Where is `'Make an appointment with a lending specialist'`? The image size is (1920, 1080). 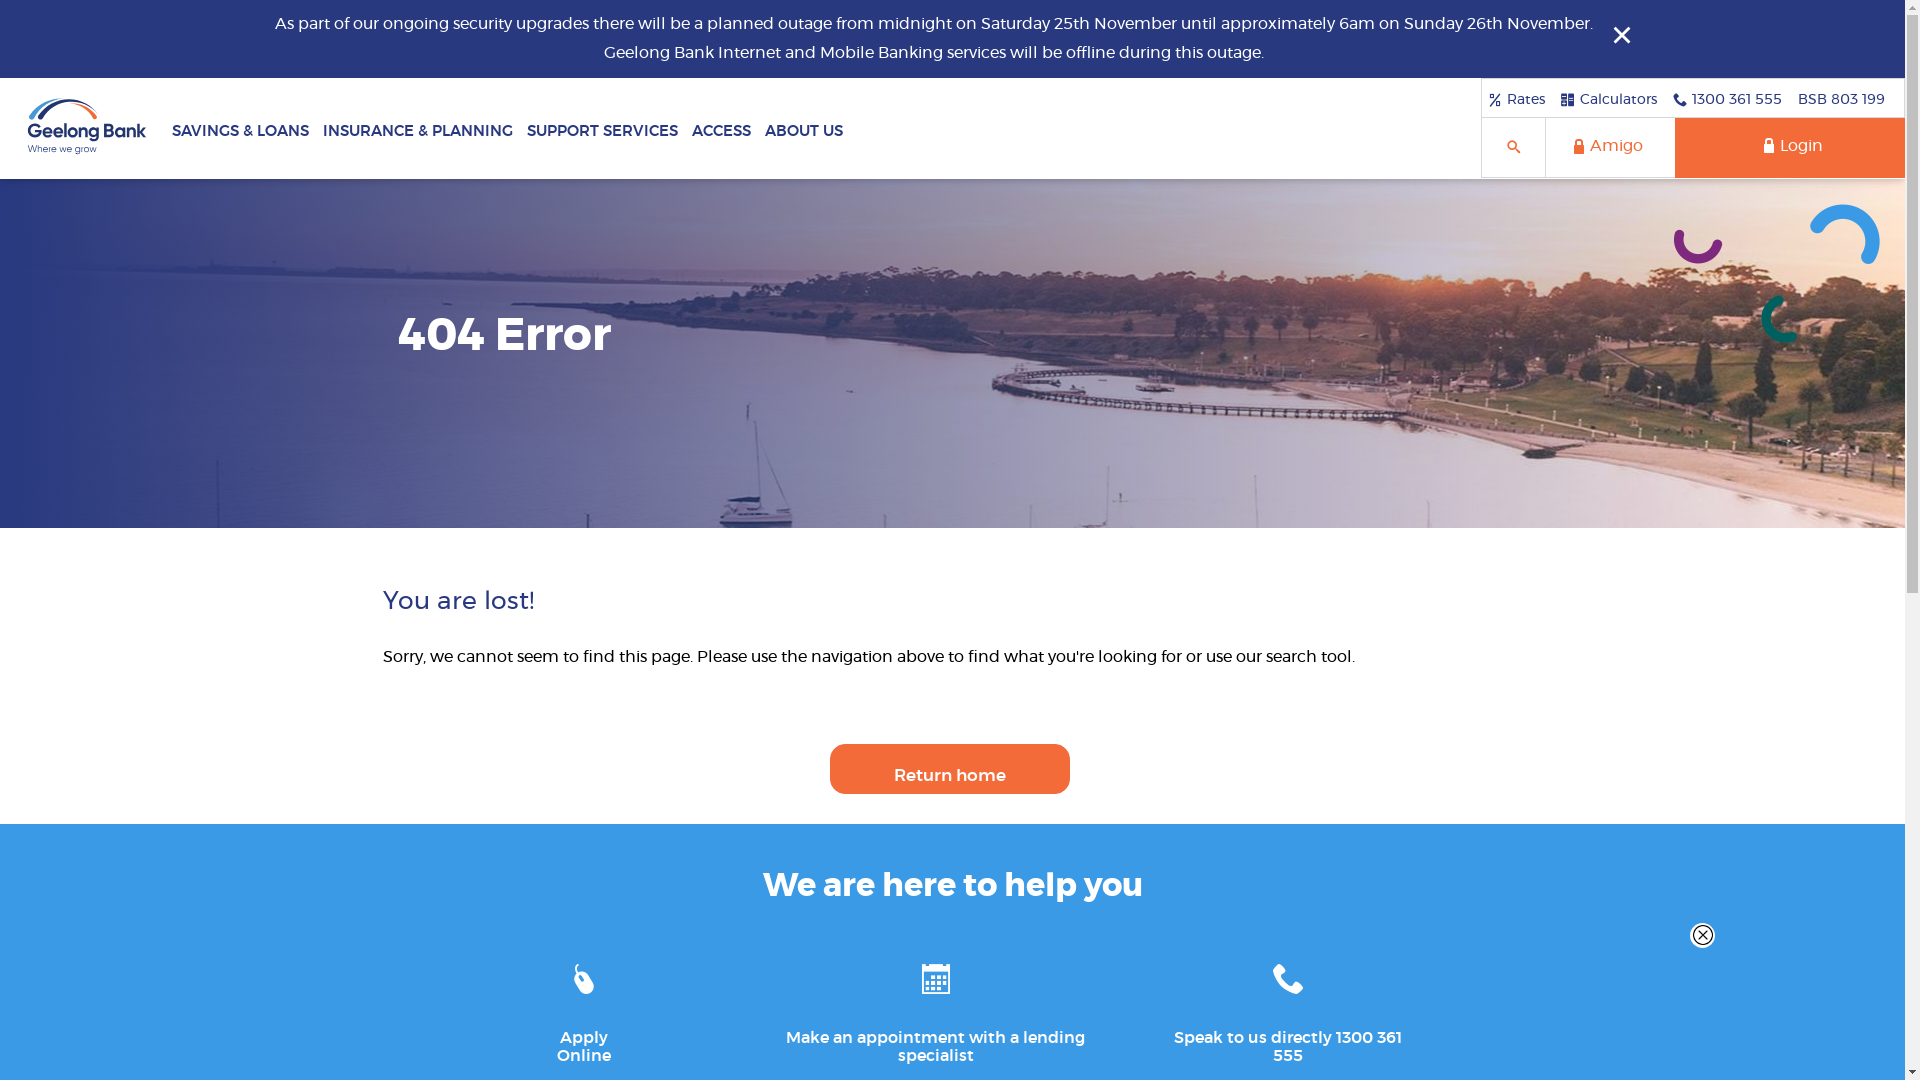 'Make an appointment with a lending specialist' is located at coordinates (935, 1006).